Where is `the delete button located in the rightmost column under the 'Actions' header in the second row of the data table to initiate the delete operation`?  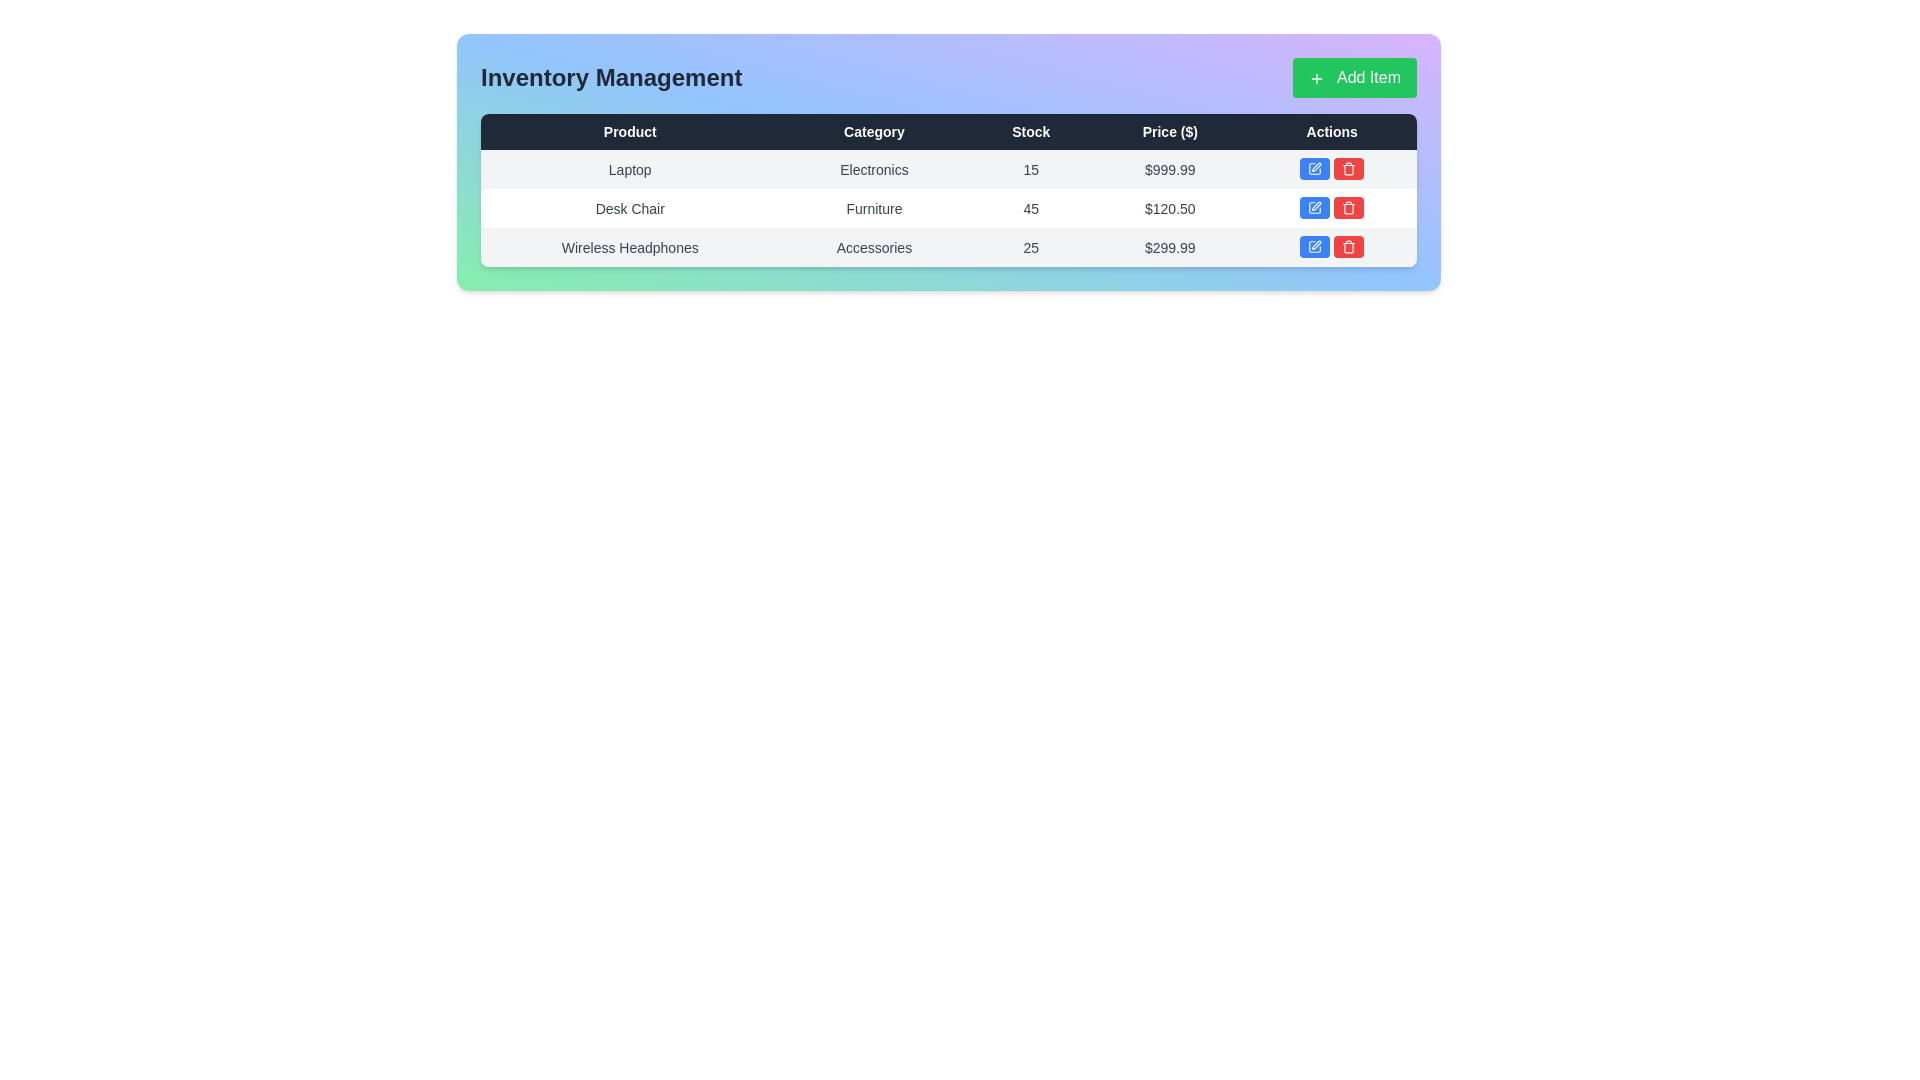 the delete button located in the rightmost column under the 'Actions' header in the second row of the data table to initiate the delete operation is located at coordinates (1349, 168).